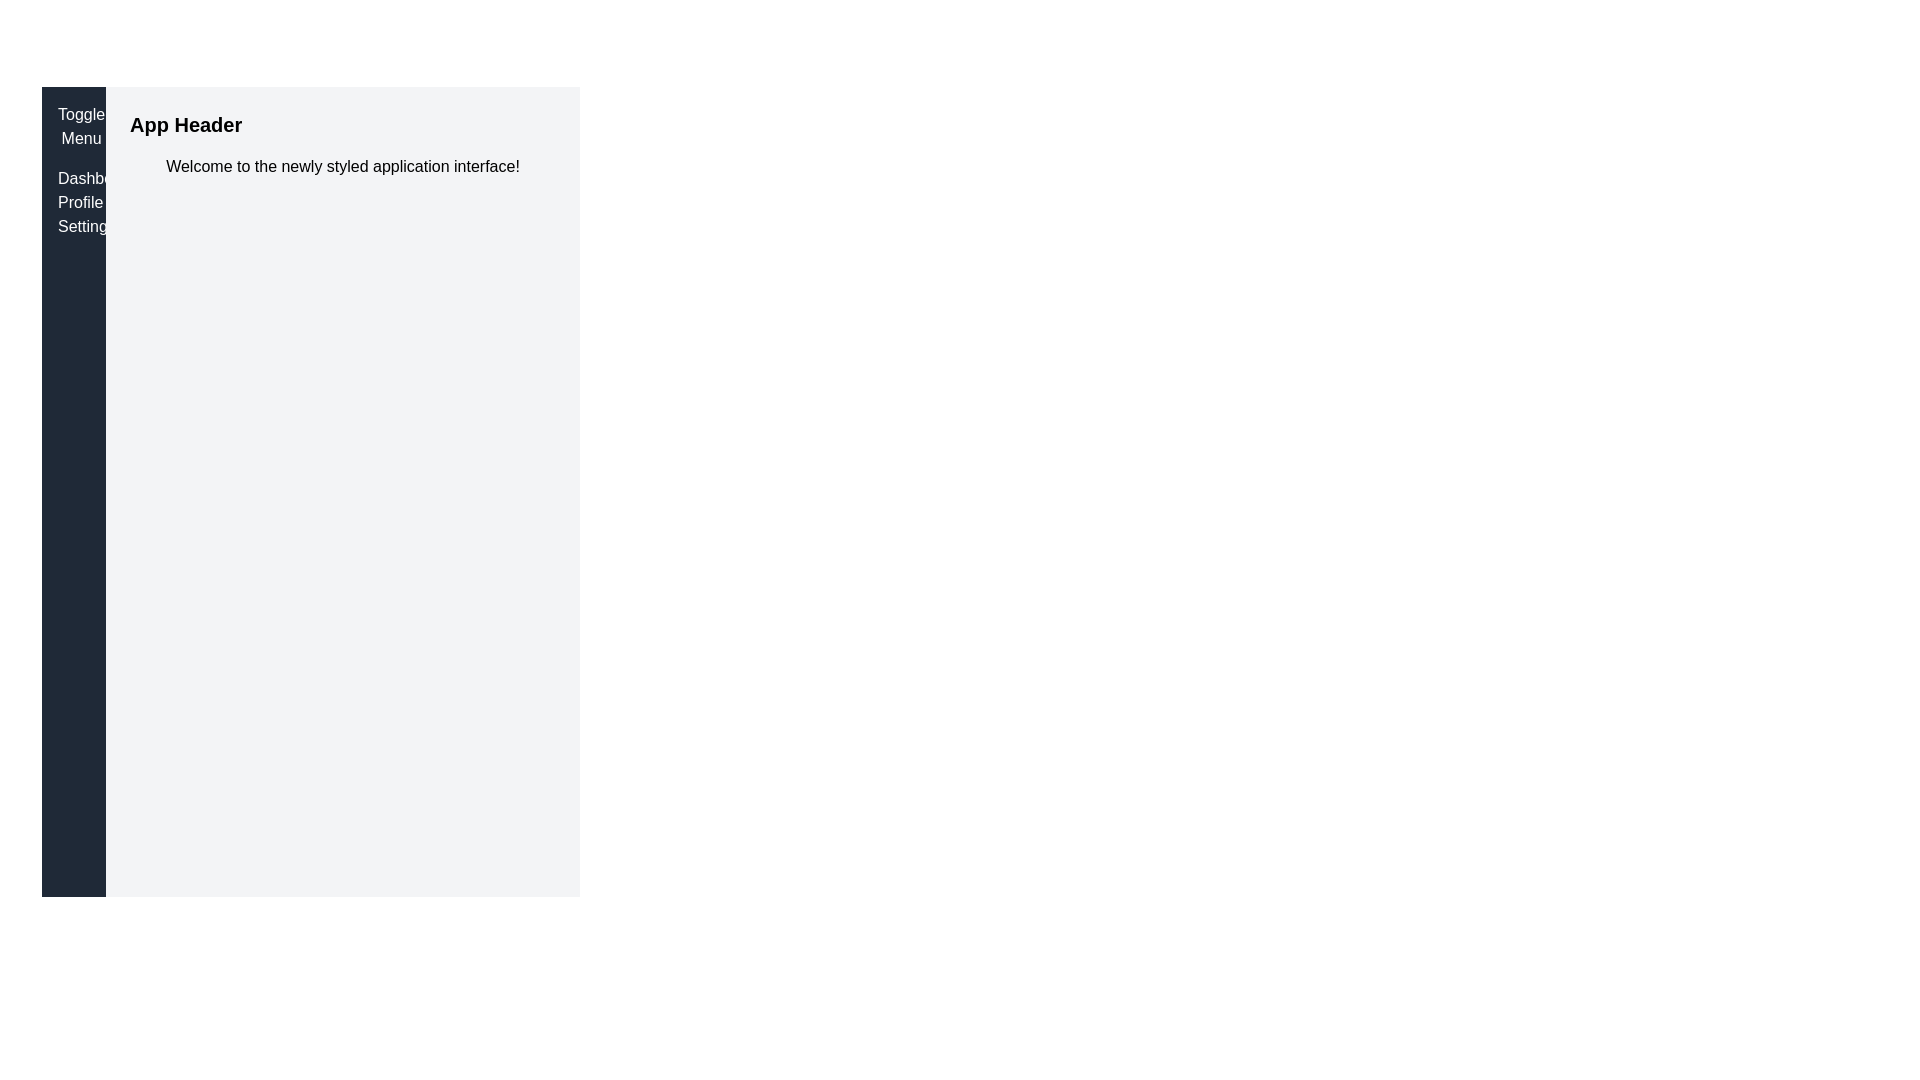 The height and width of the screenshot is (1080, 1920). Describe the element at coordinates (342, 165) in the screenshot. I see `the static text block that serves as an informational header or subtitle, positioned directly under 'App Header' and emphasizing the new design aspects` at that location.